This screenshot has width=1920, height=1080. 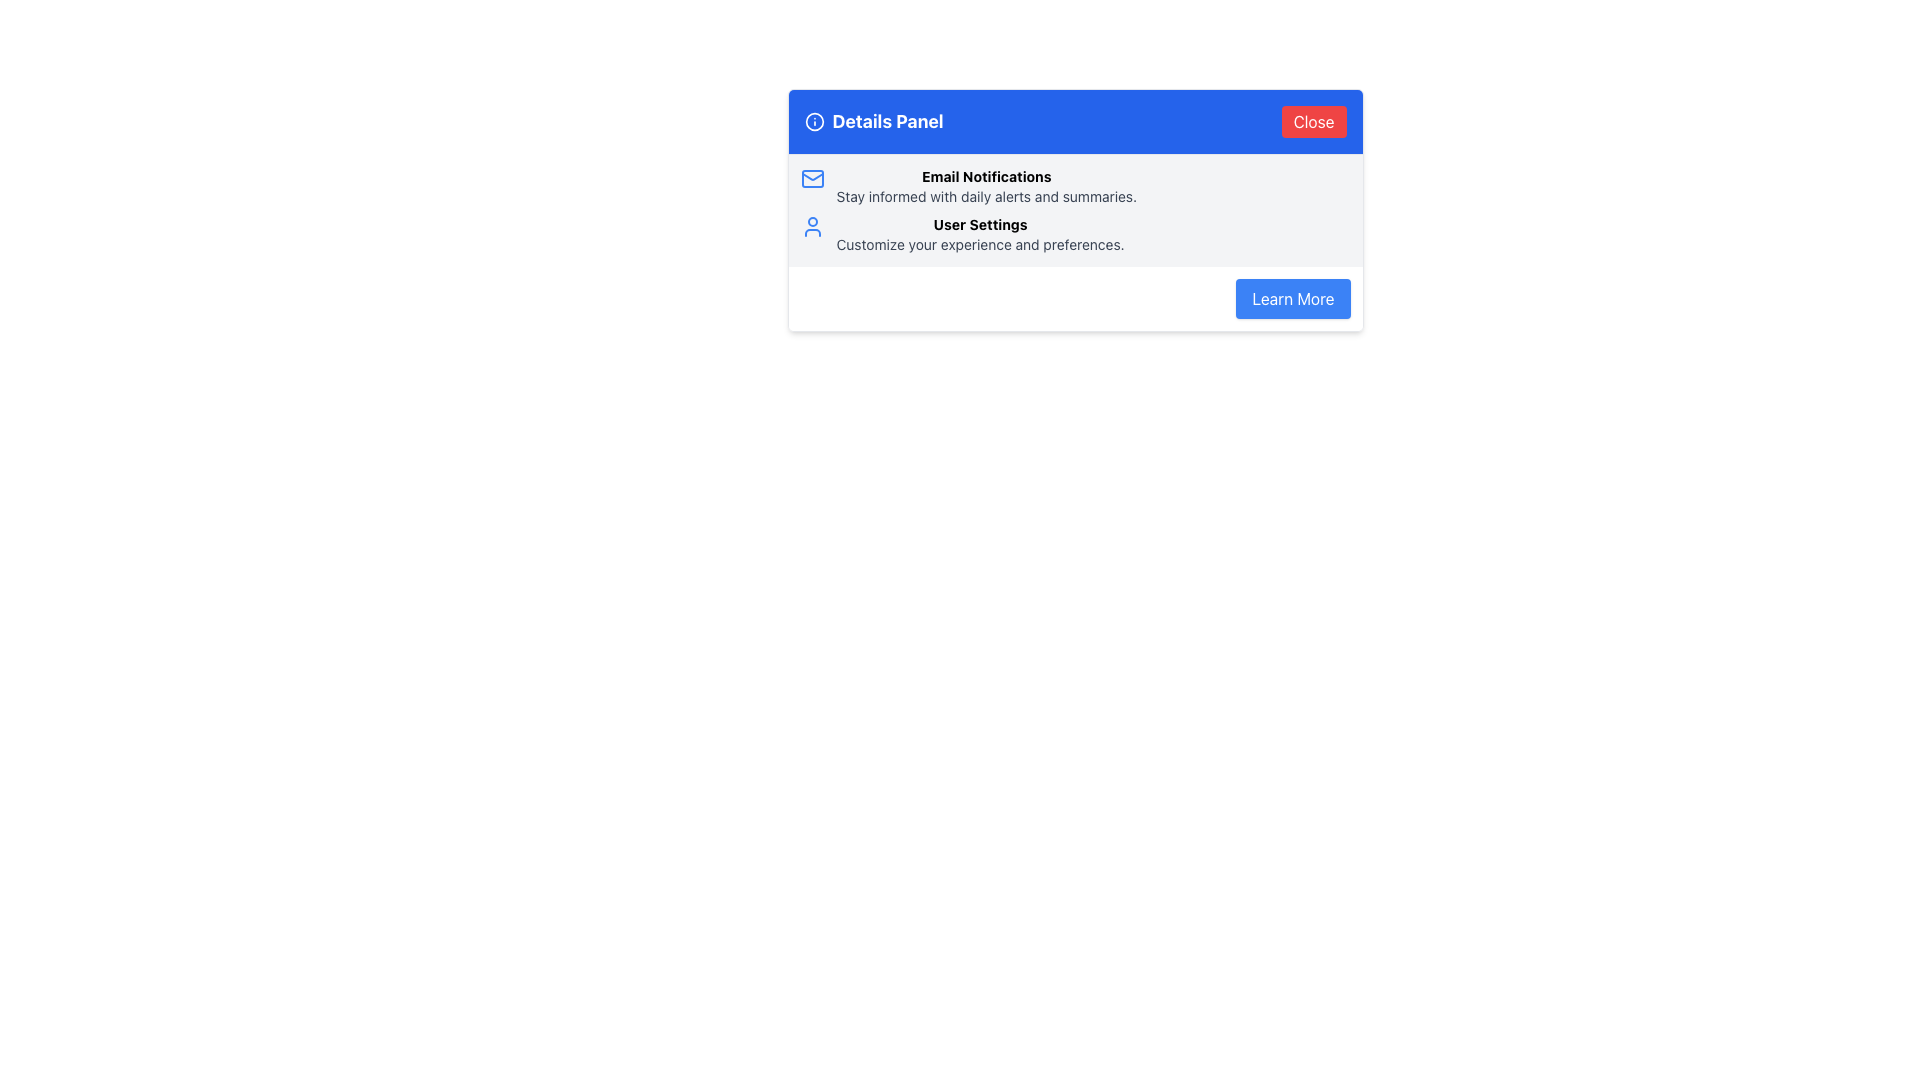 I want to click on descriptive support text label located below the 'Email Notifications' title in the 'Details Panel', so click(x=986, y=196).